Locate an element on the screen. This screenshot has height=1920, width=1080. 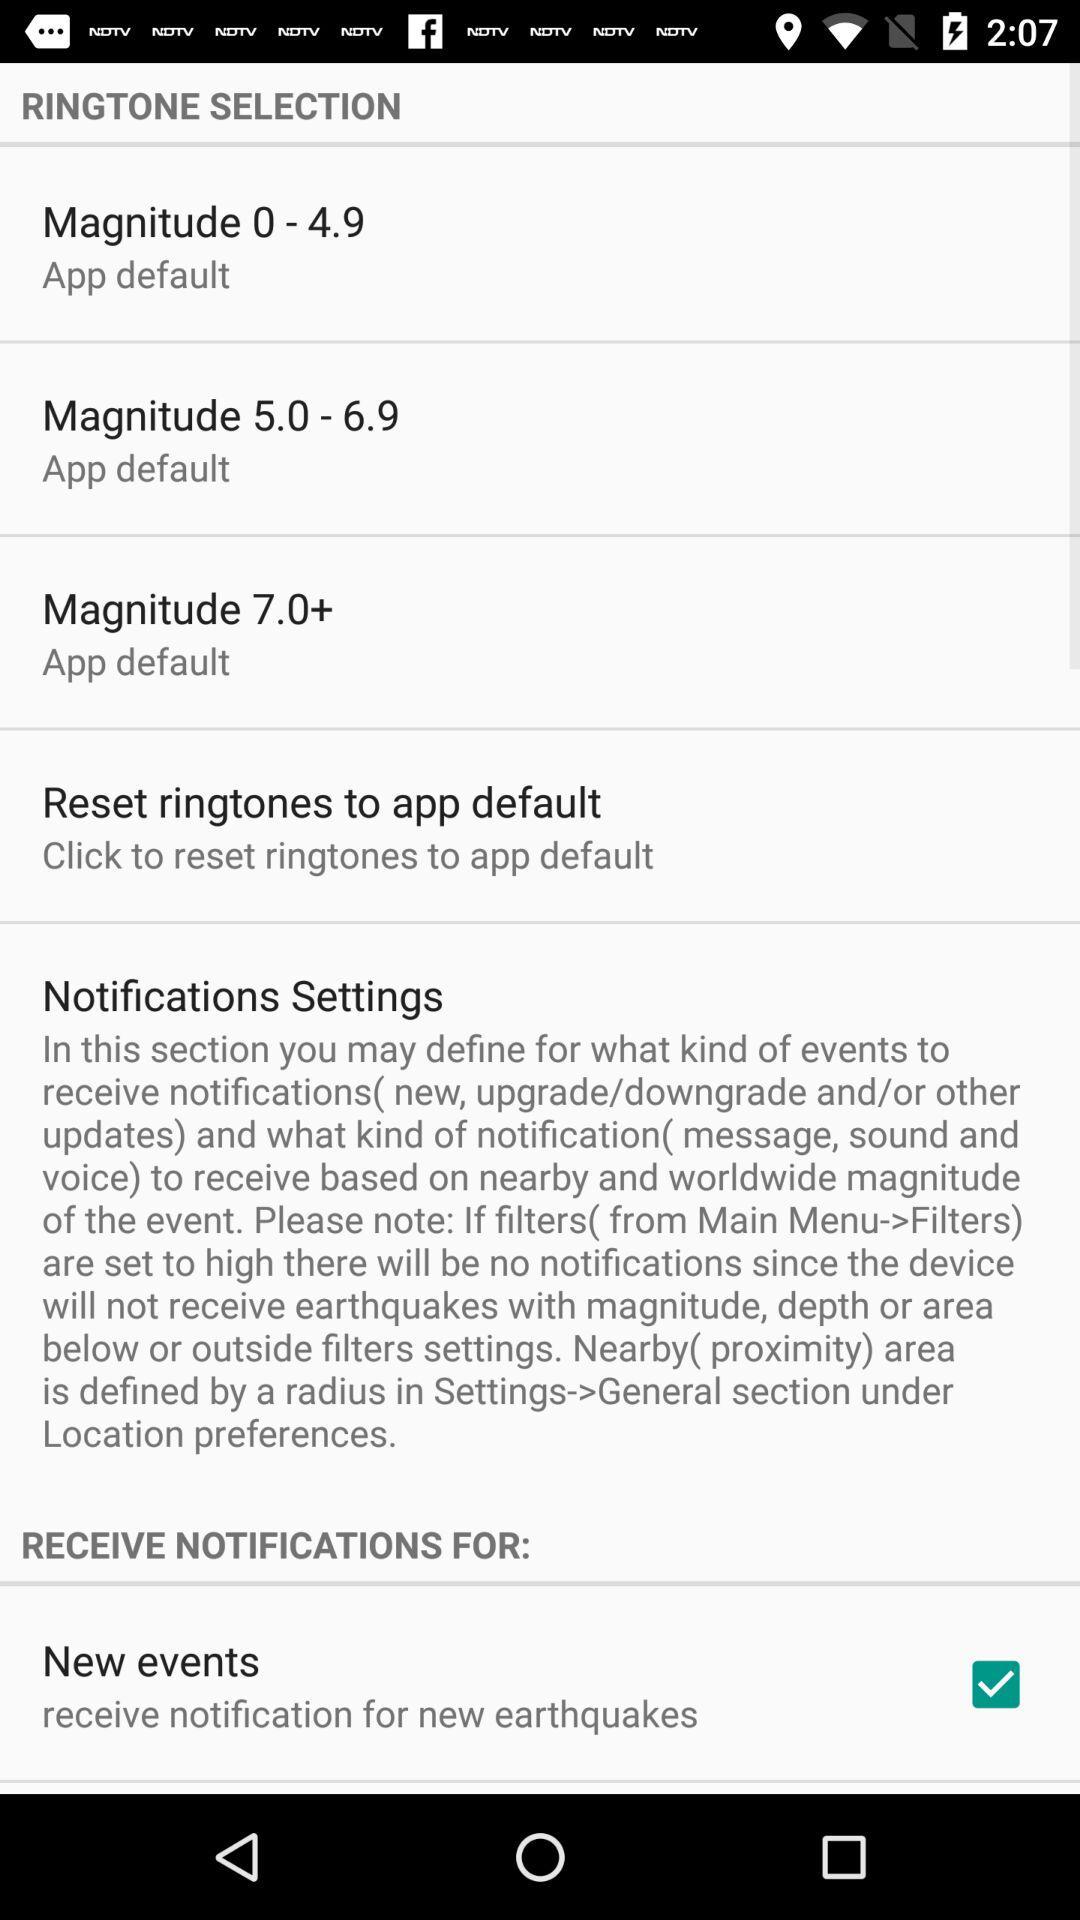
icon above the magnitude 0 4 icon is located at coordinates (540, 104).